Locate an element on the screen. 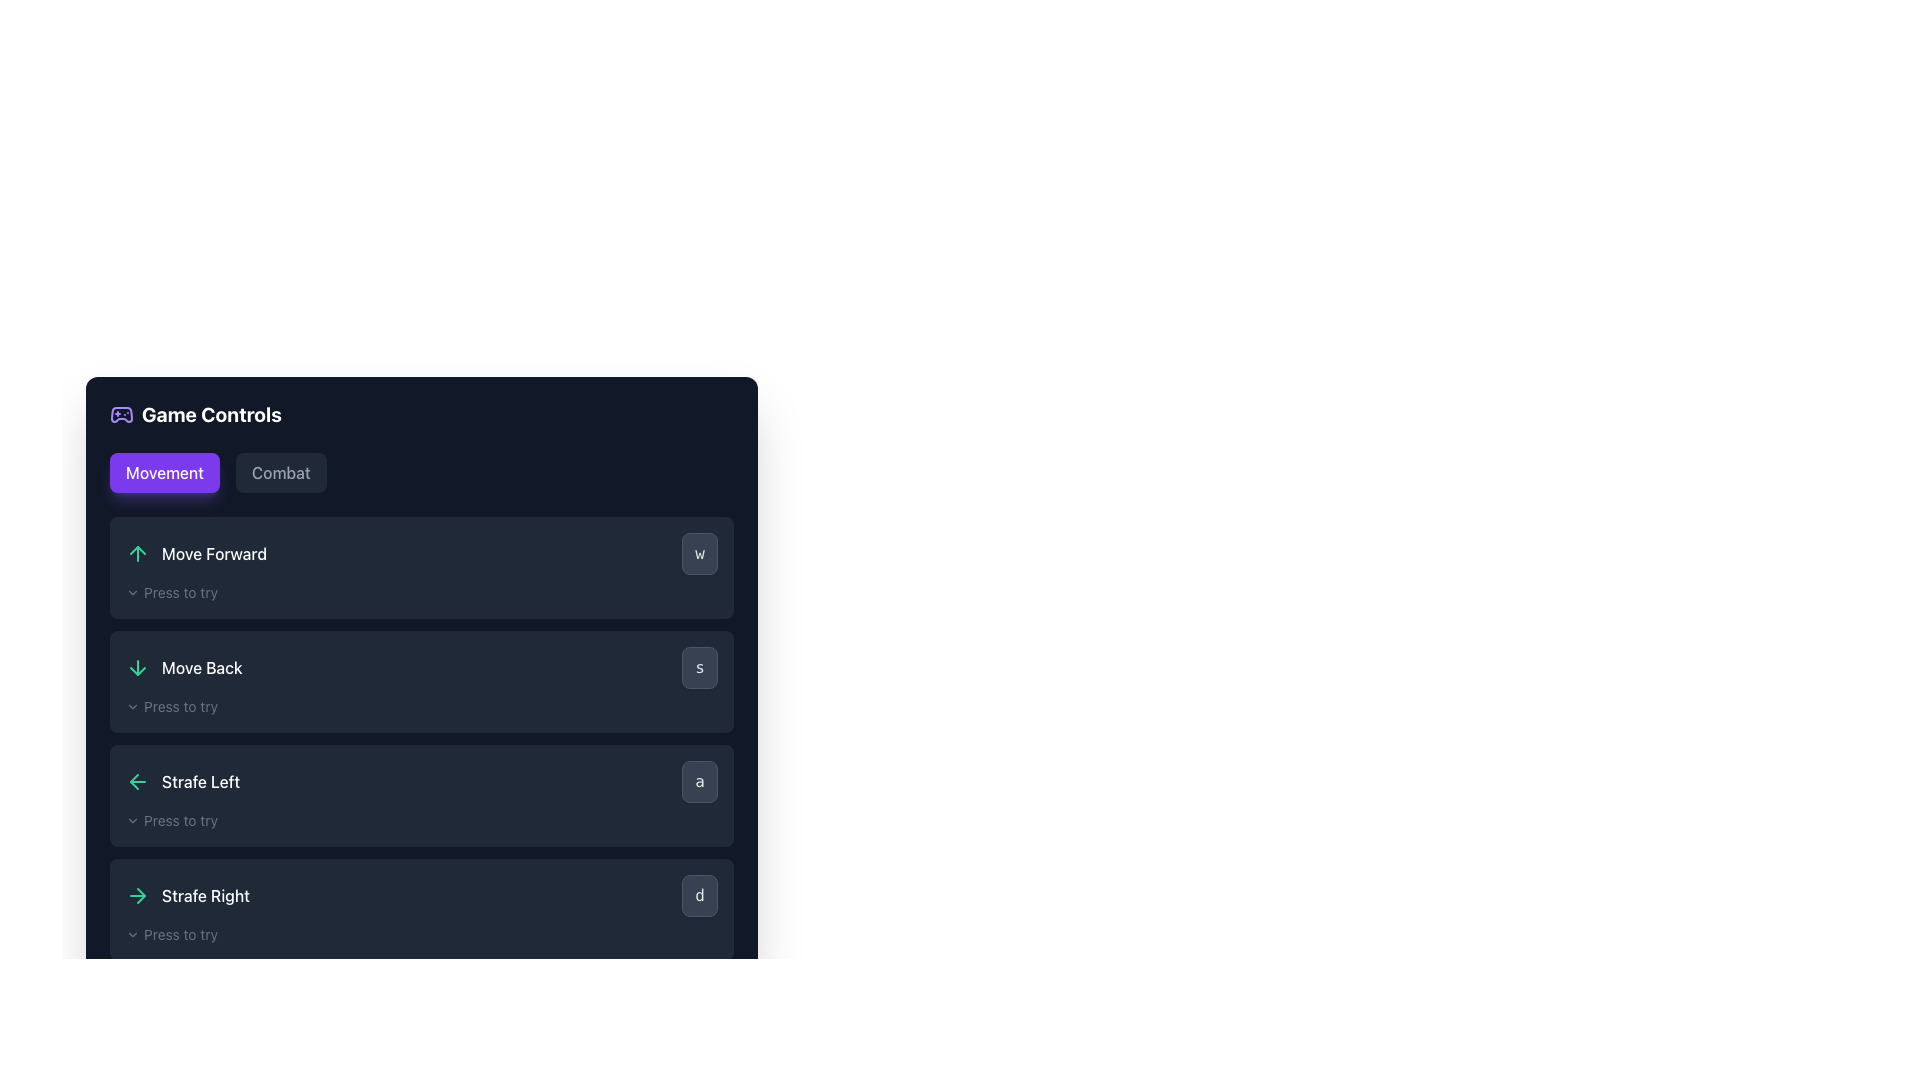  the key-display element indicating the 'w' key for the 'Move Forward' action, positioned at the rightmost end of its row in the control configuration interface is located at coordinates (700, 554).